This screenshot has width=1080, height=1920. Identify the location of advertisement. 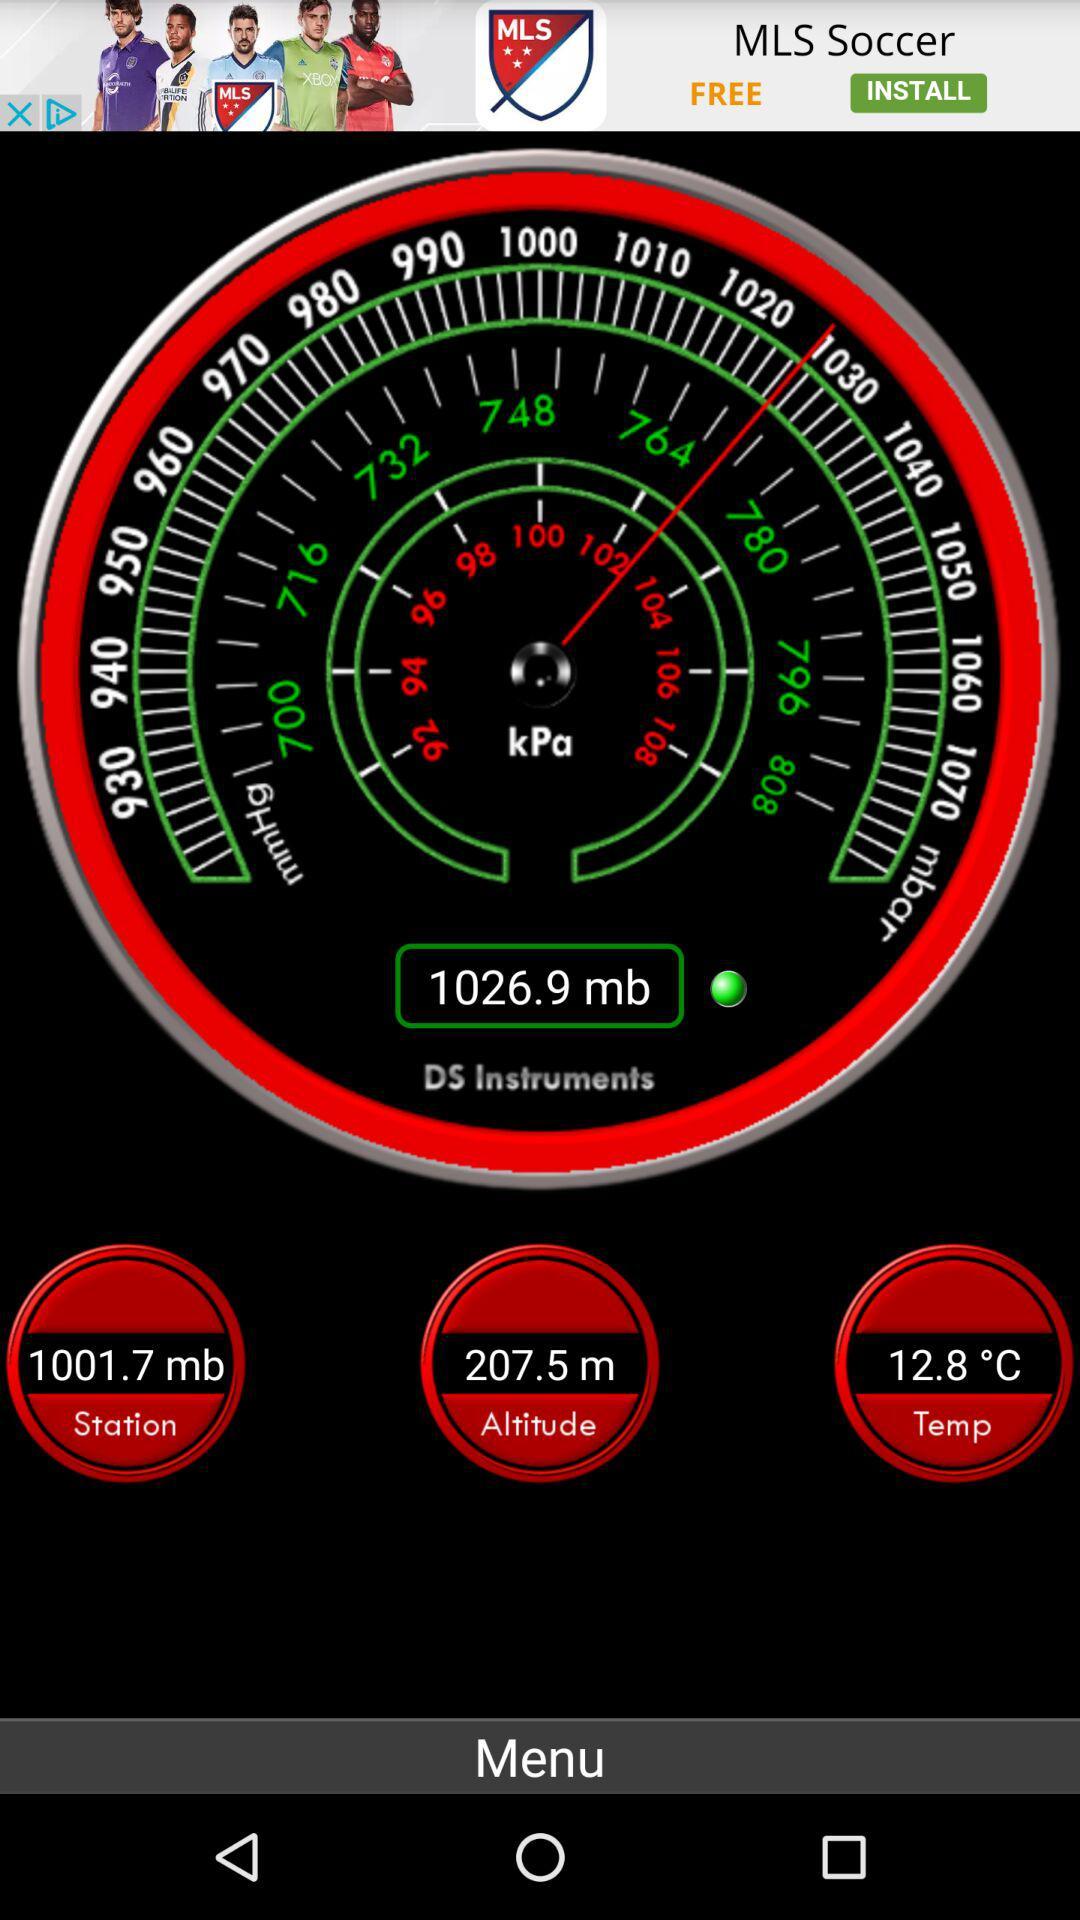
(540, 65).